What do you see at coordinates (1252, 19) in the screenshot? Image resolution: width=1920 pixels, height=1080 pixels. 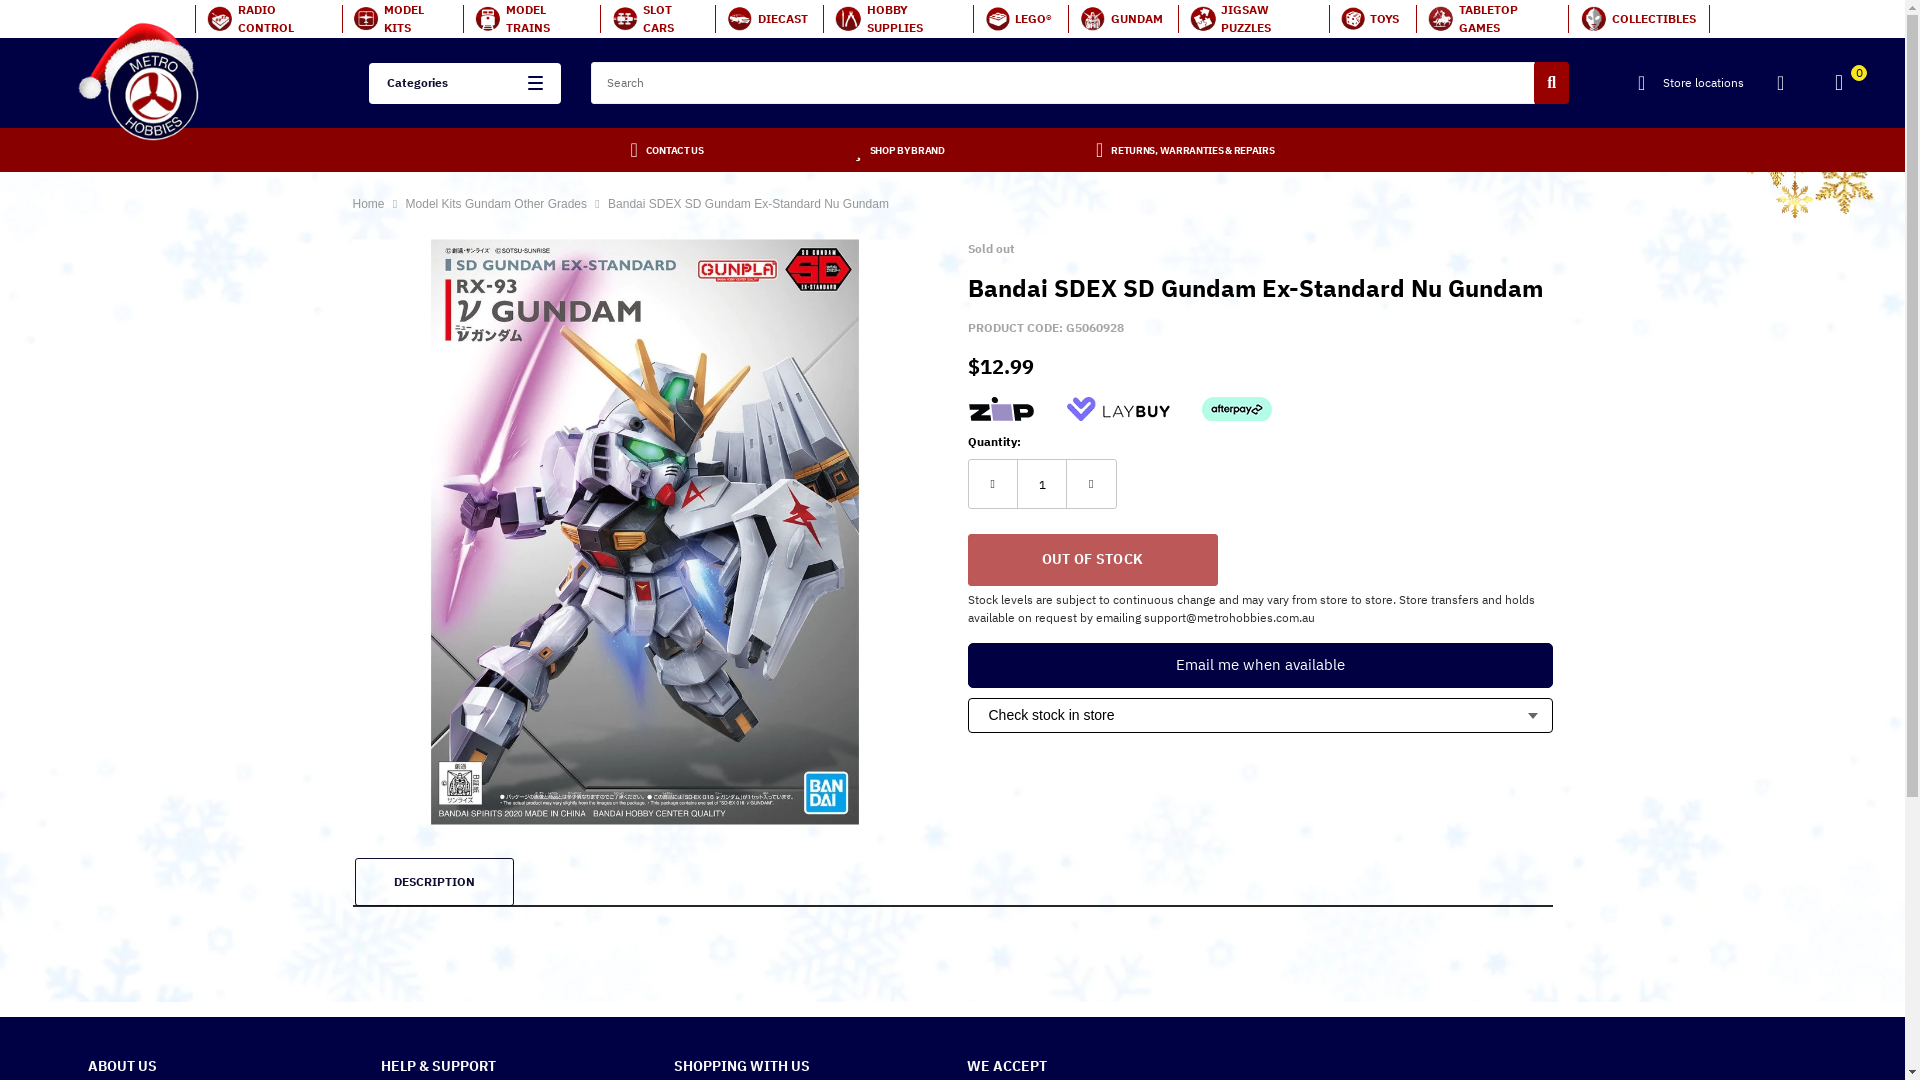 I see `'JIGSAW PUZZLES'` at bounding box center [1252, 19].